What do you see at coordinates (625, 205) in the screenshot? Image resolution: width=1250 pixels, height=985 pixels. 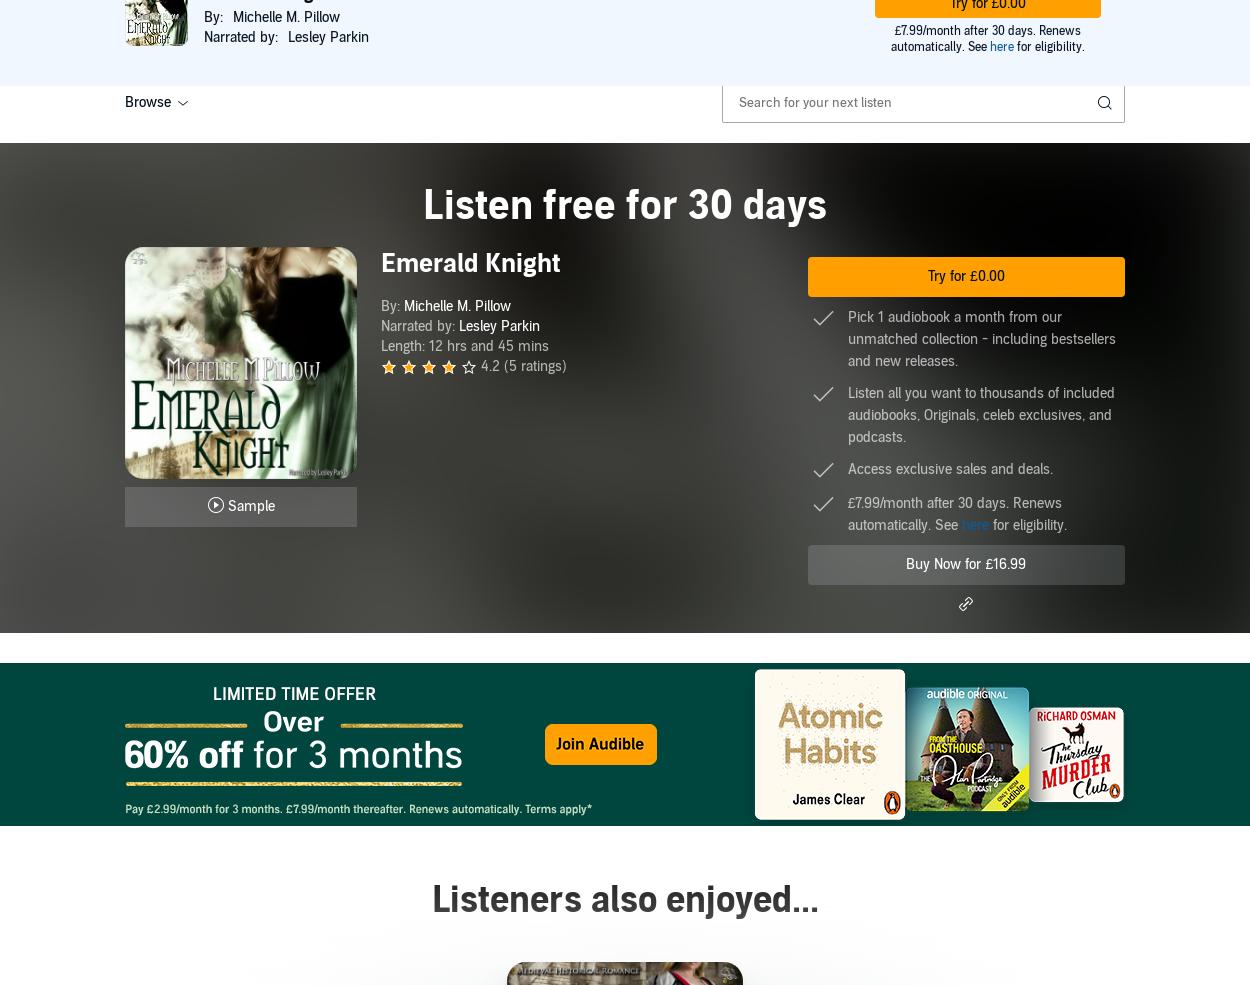 I see `'Listen free for 30 days'` at bounding box center [625, 205].